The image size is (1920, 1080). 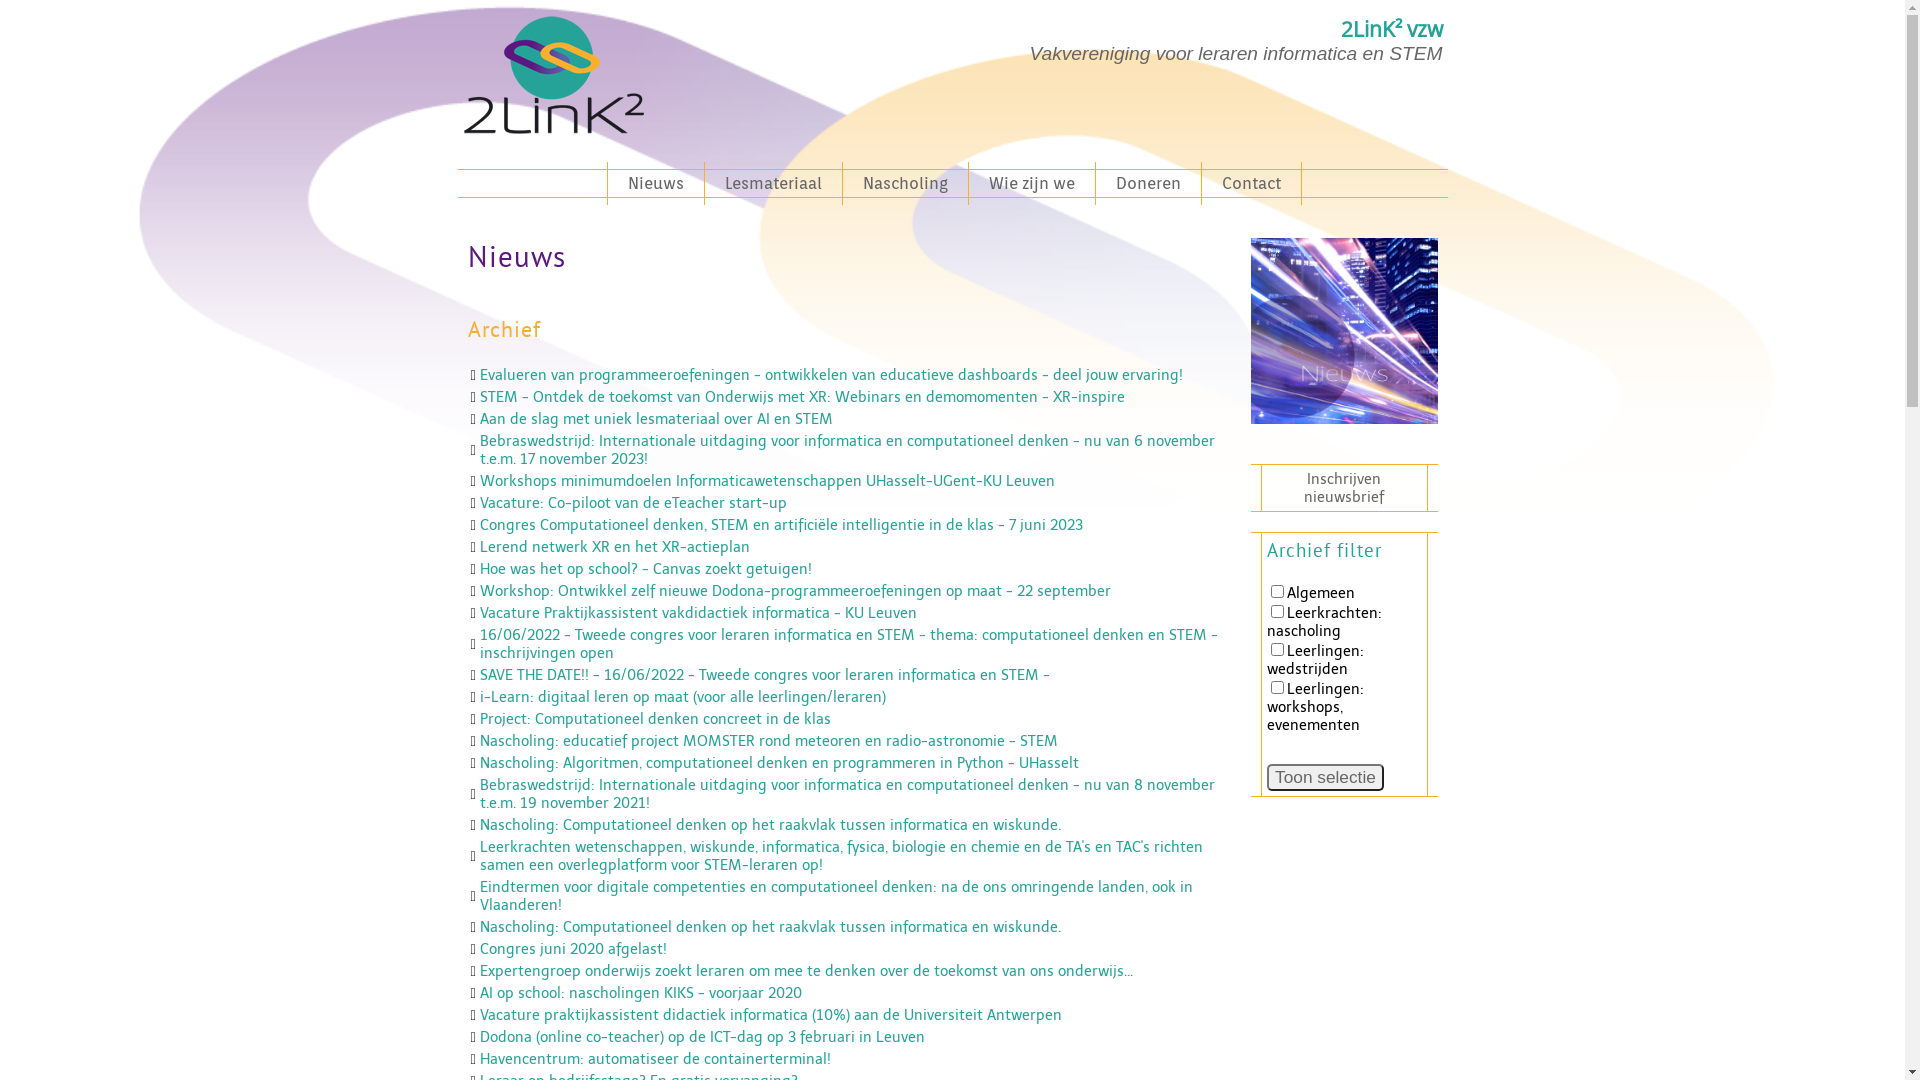 I want to click on 'Project: Computationeel denken concreet in de klas', so click(x=655, y=717).